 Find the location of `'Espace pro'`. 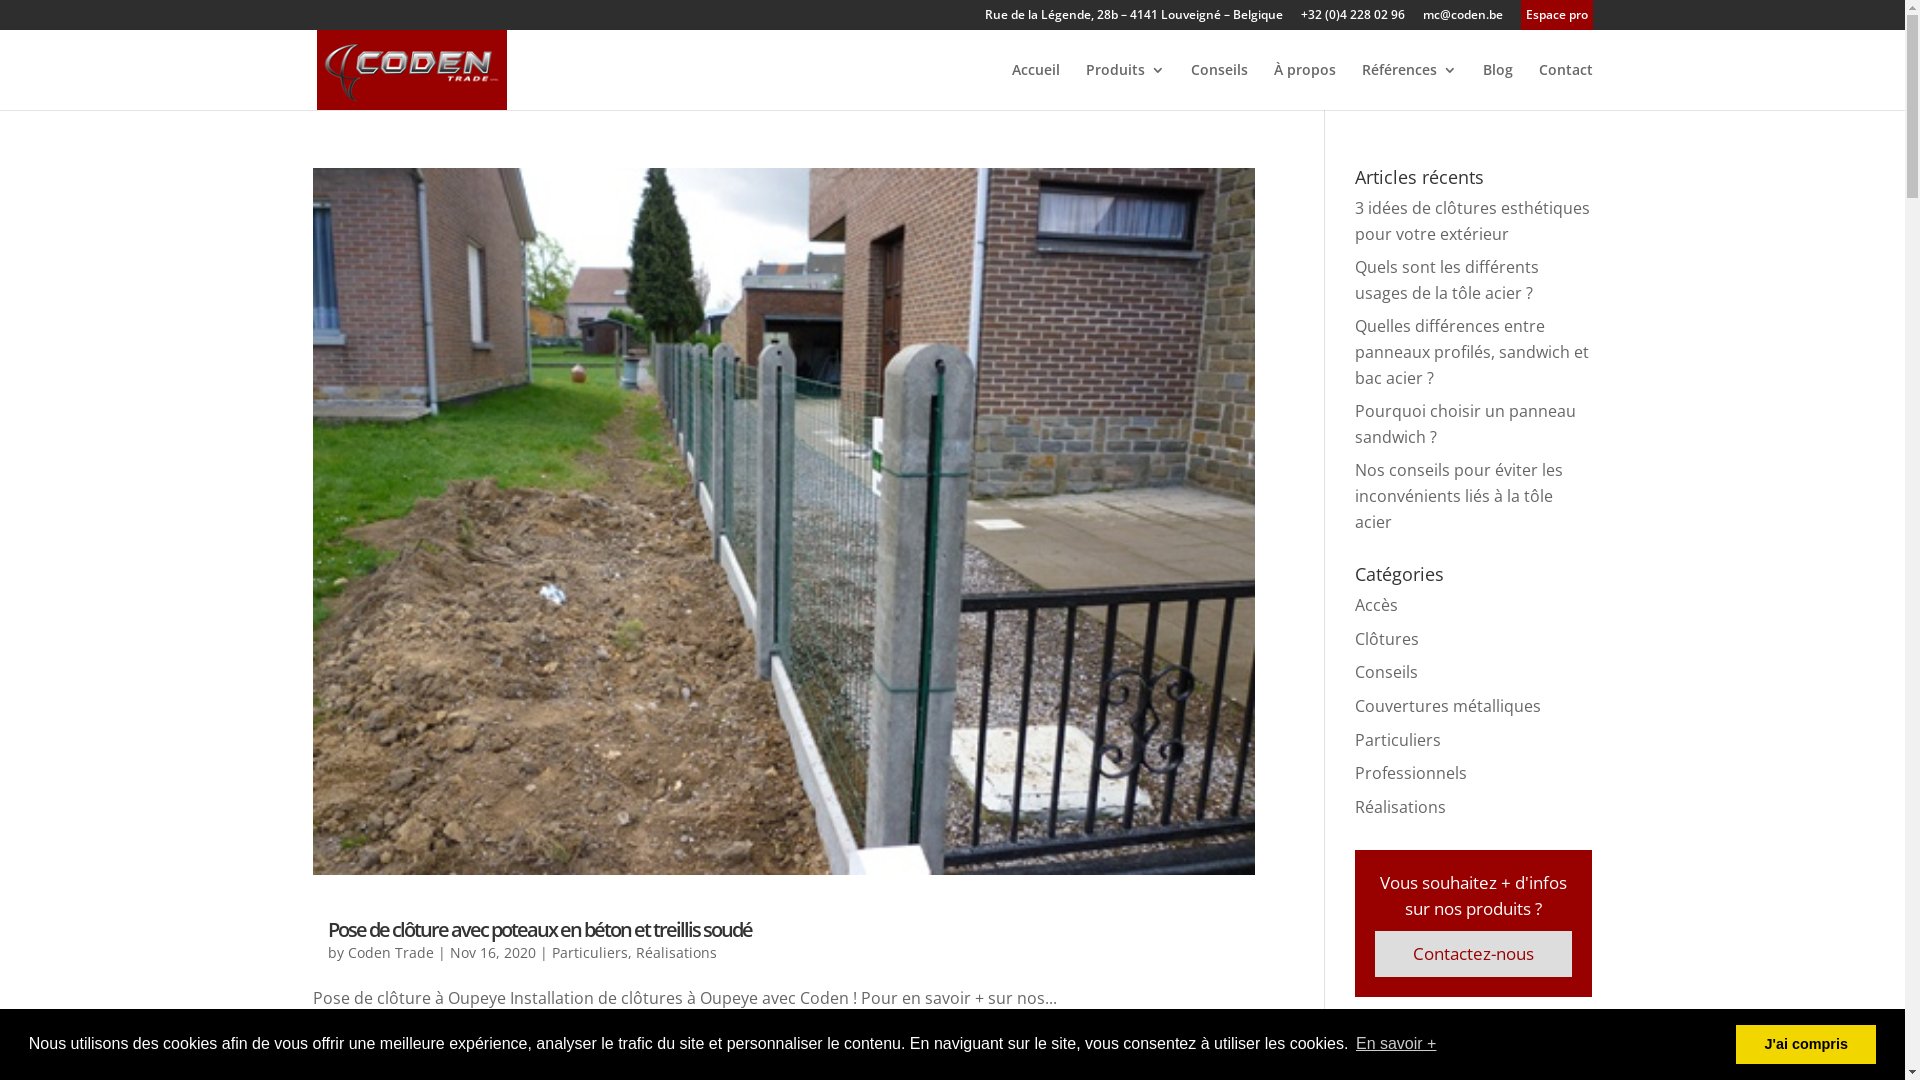

'Espace pro' is located at coordinates (1555, 19).